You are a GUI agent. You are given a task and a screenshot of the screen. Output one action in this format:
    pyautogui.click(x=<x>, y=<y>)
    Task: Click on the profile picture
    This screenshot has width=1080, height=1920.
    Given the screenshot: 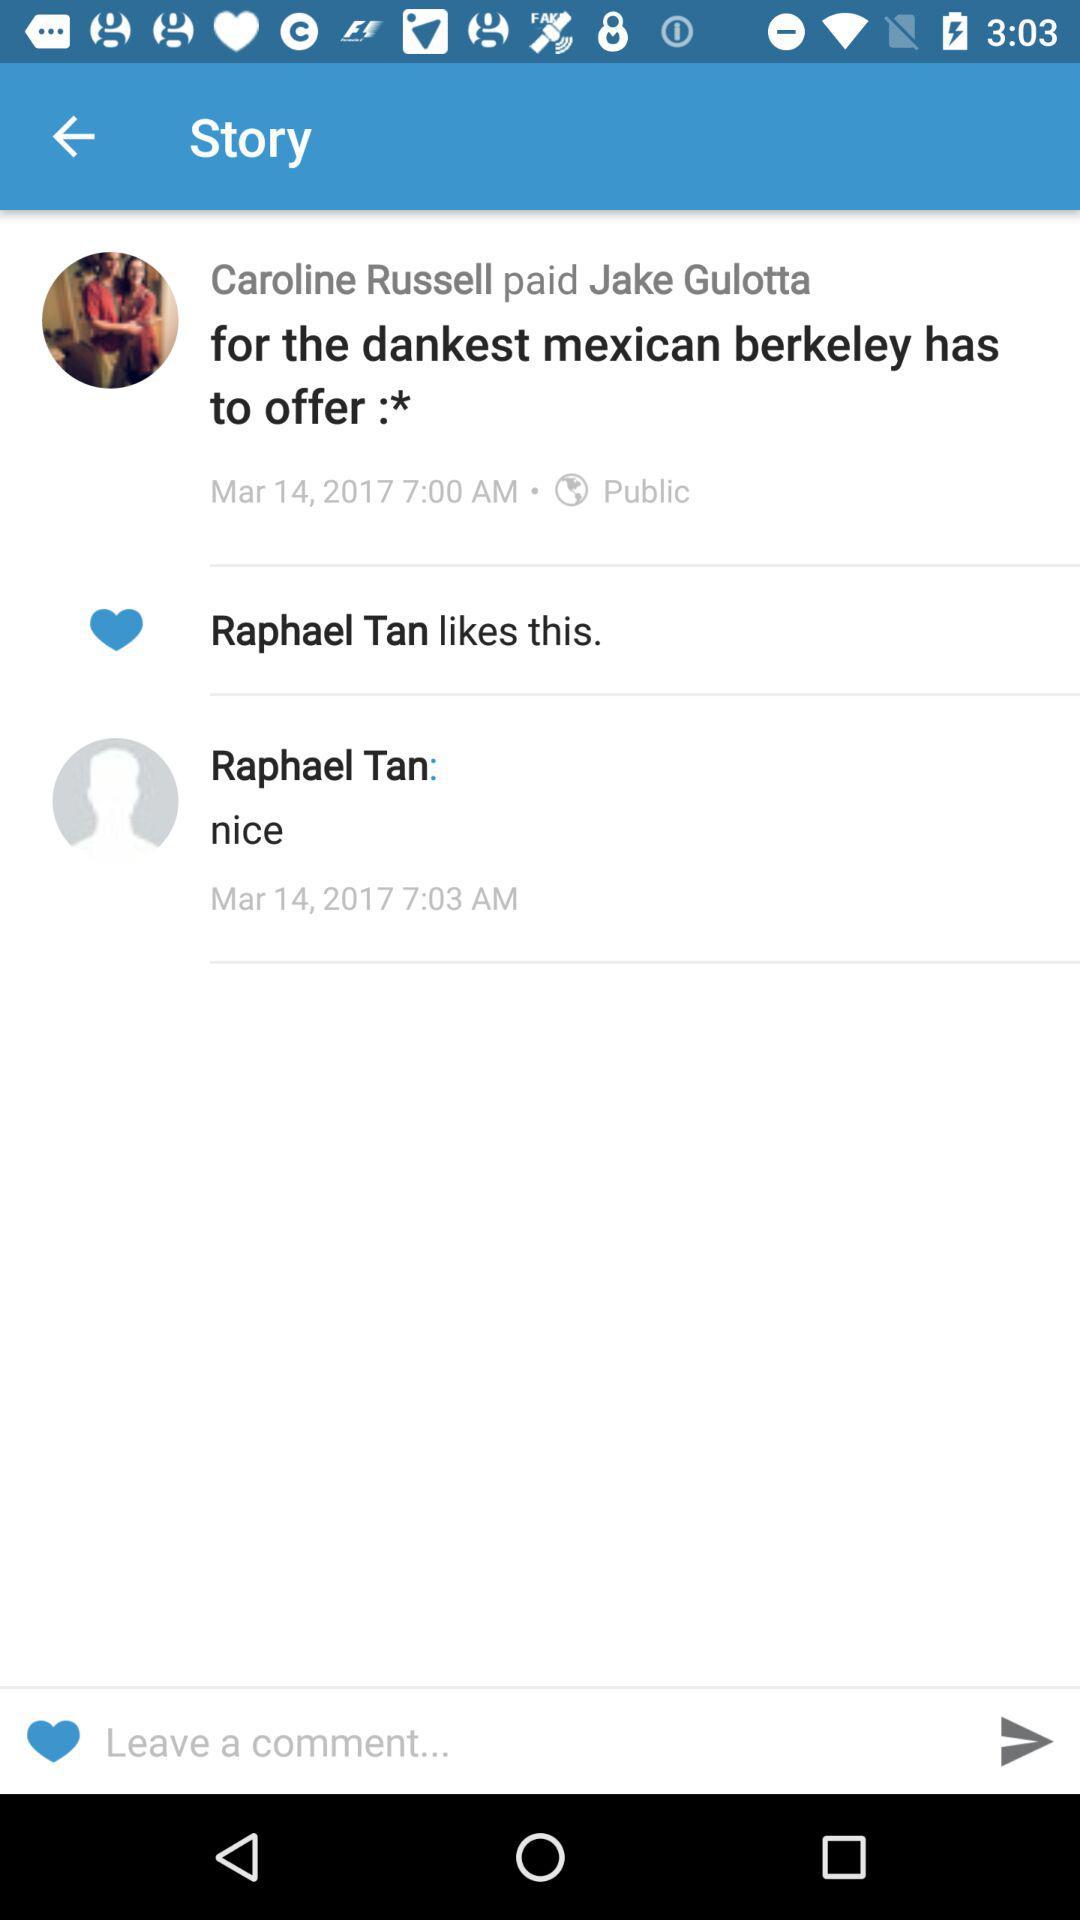 What is the action you would take?
    pyautogui.click(x=115, y=801)
    